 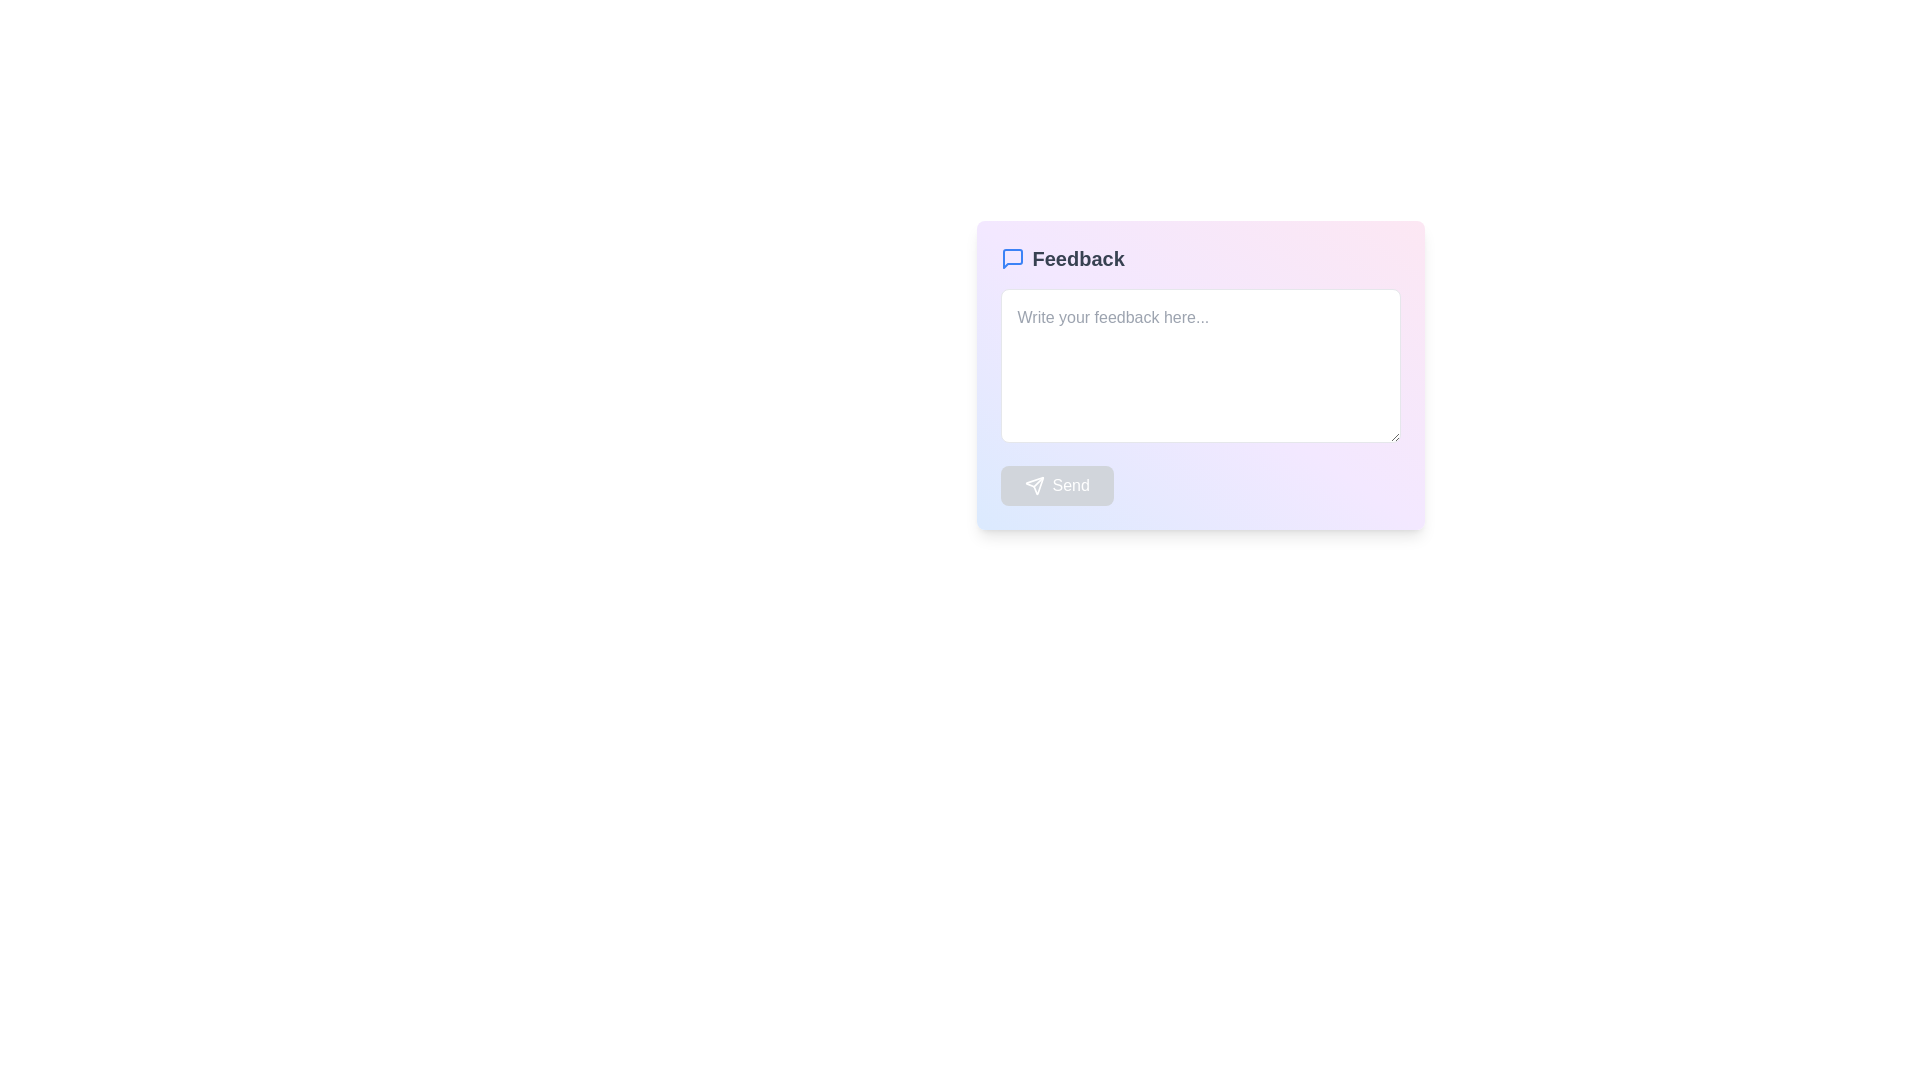 What do you see at coordinates (1069, 486) in the screenshot?
I see `the button labeled for sending feedback, which is located towards the bottom-right corner of the feedback form, adjacent to a paper plane icon` at bounding box center [1069, 486].